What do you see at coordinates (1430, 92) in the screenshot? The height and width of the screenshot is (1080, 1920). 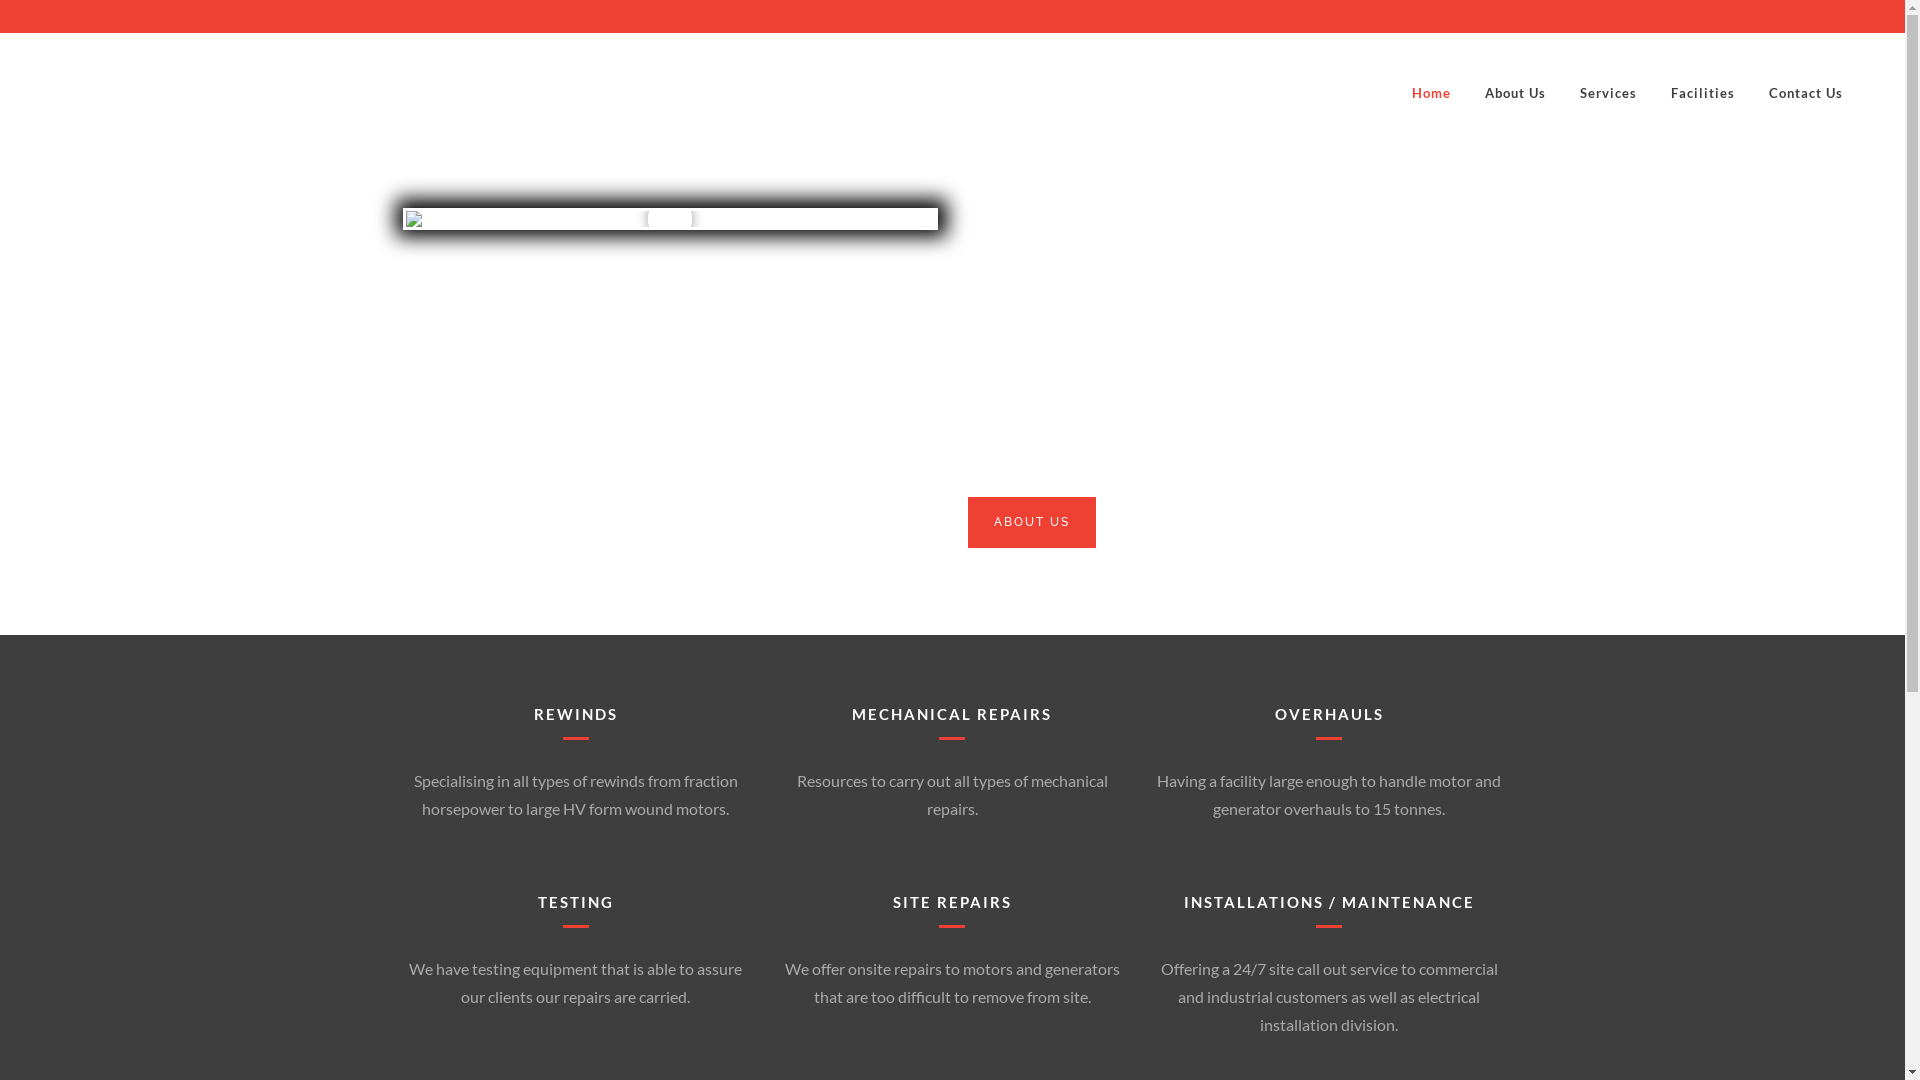 I see `'Home'` at bounding box center [1430, 92].